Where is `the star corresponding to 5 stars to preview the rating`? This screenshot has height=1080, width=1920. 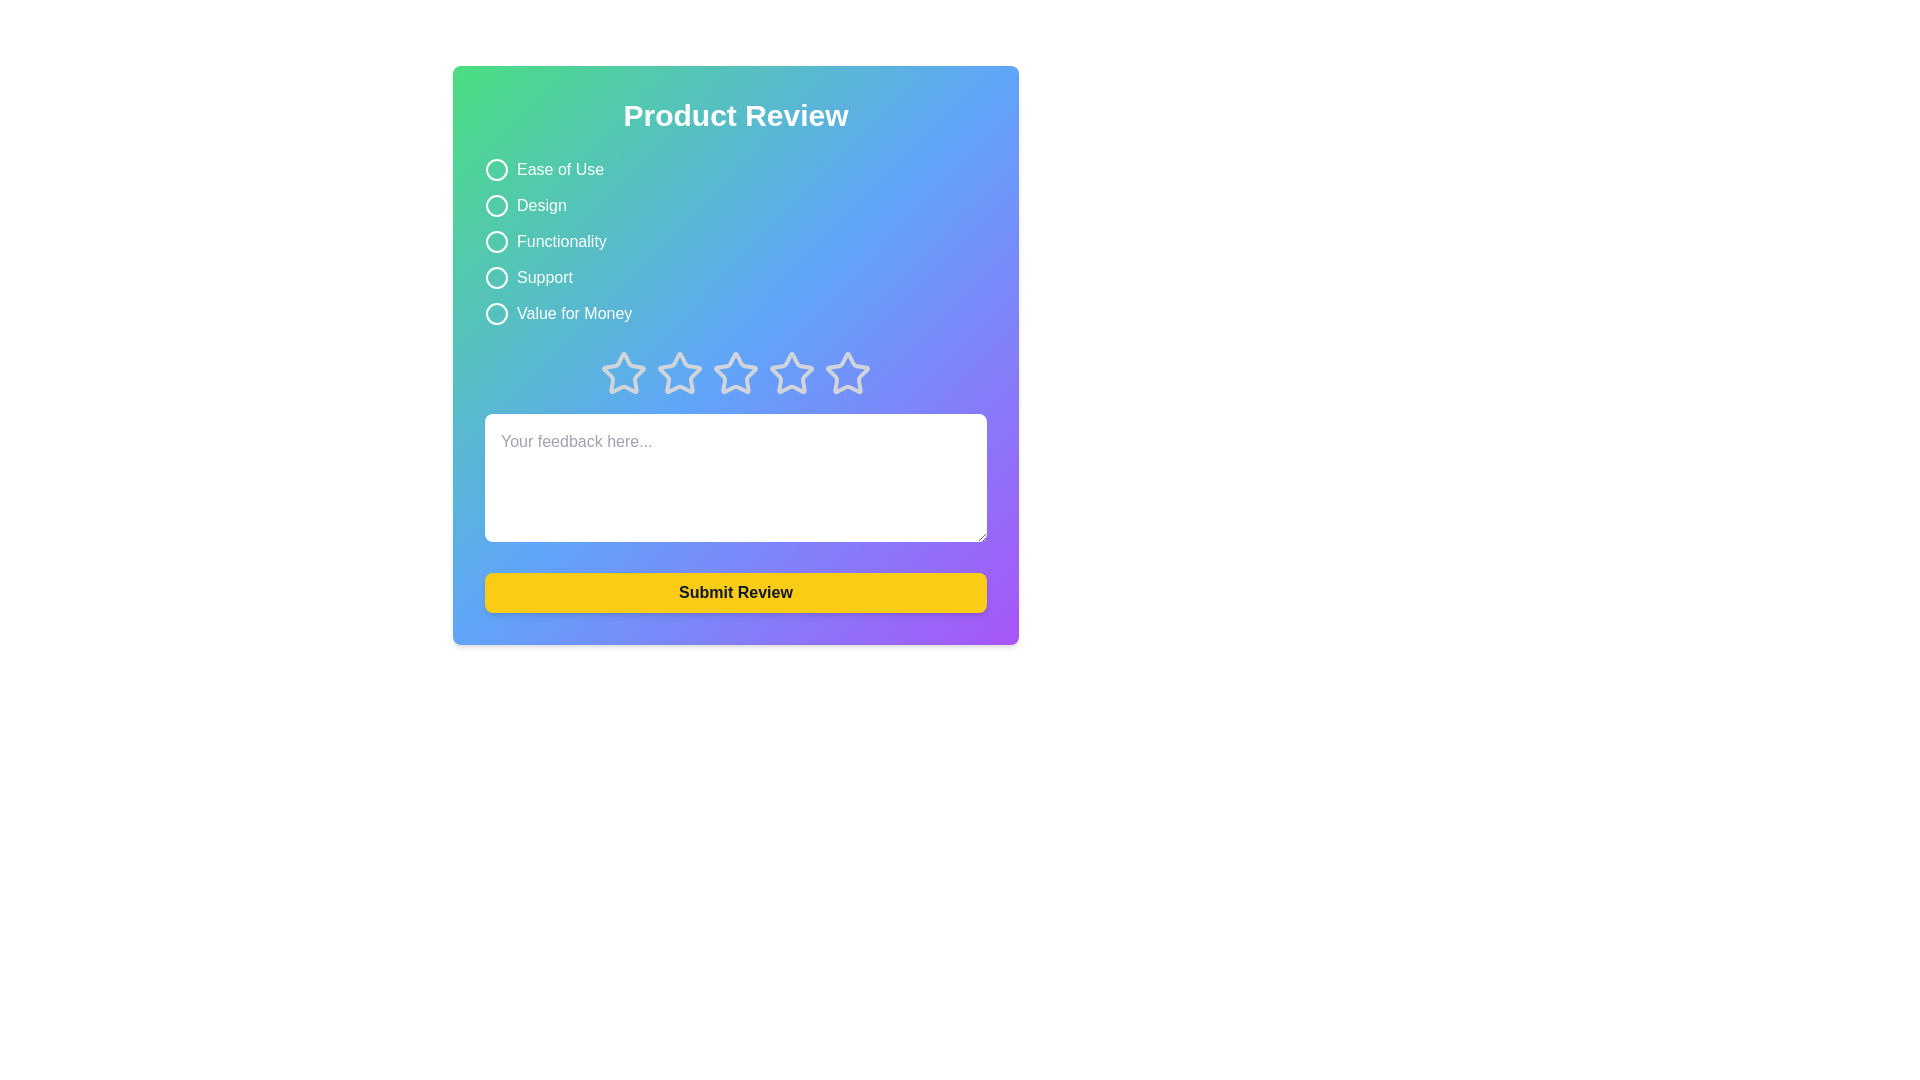
the star corresponding to 5 stars to preview the rating is located at coordinates (848, 374).